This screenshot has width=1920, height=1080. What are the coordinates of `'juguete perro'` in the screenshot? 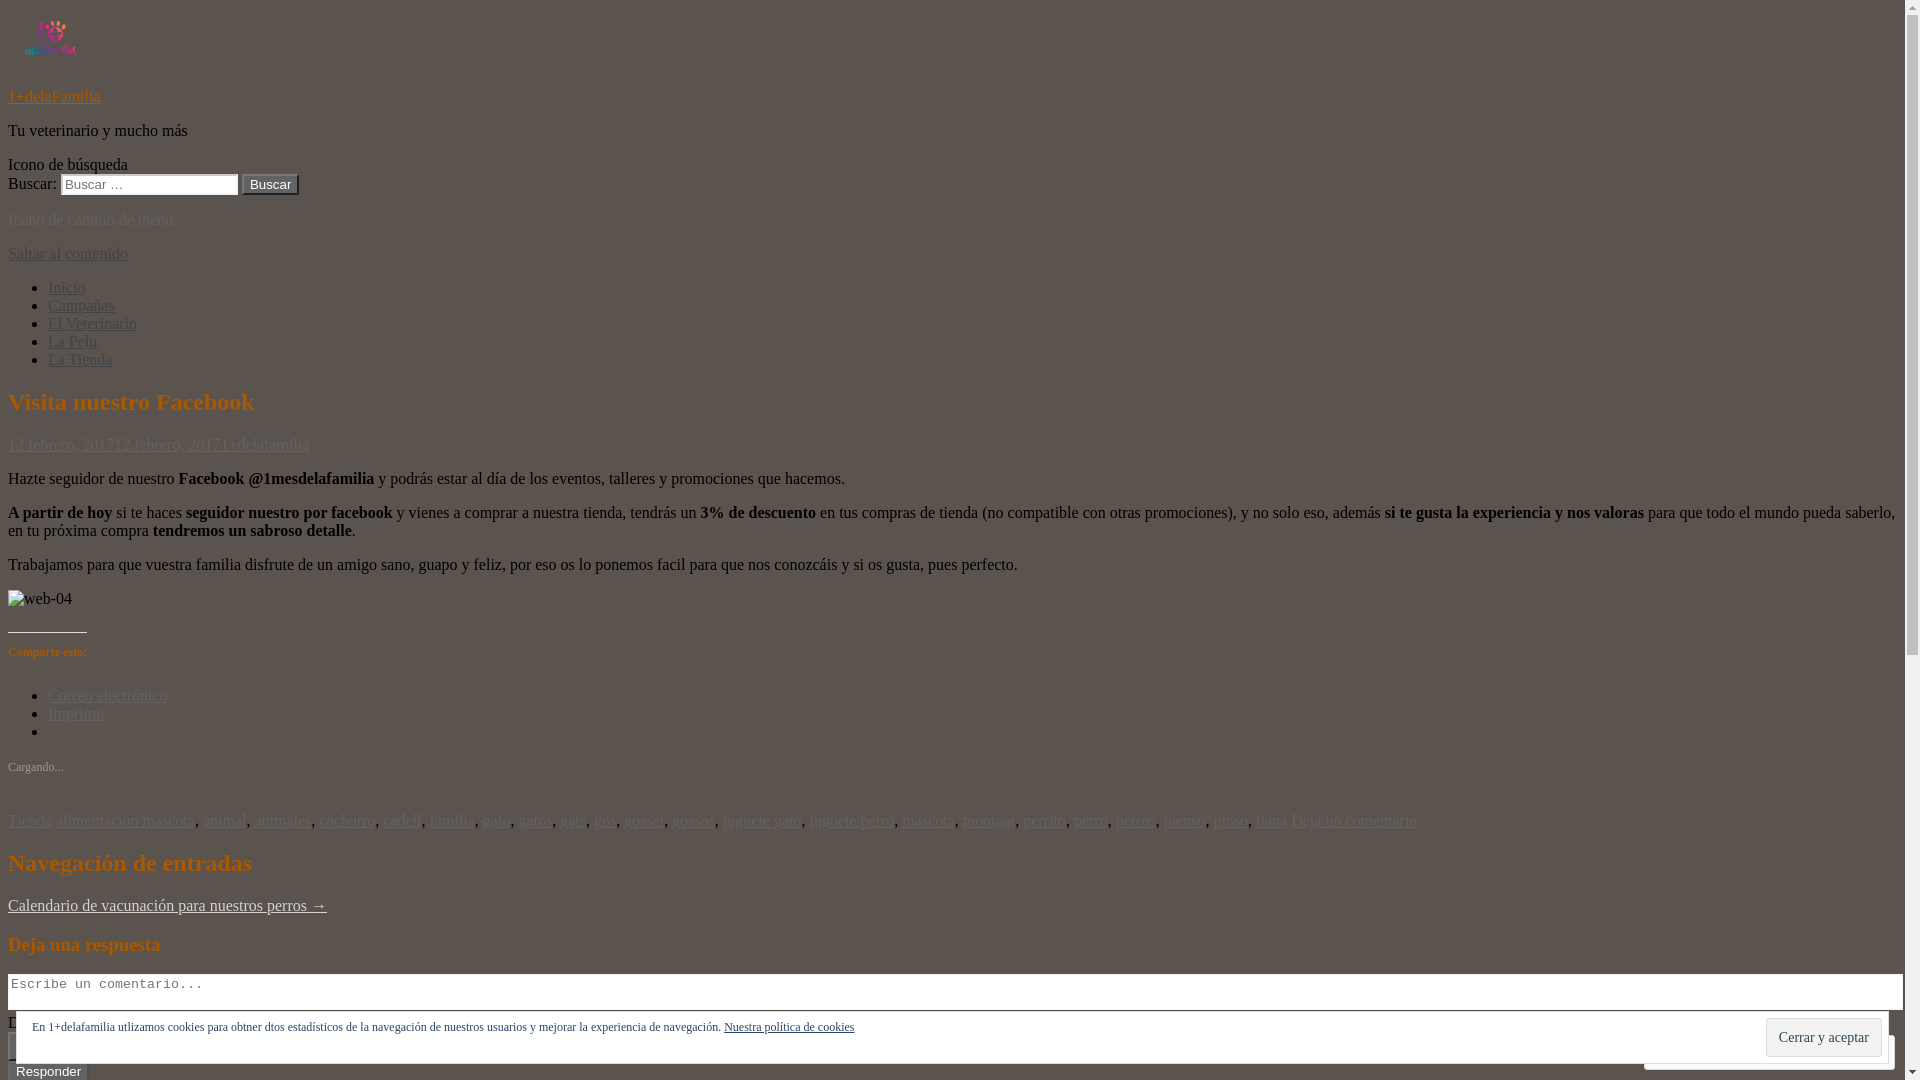 It's located at (852, 820).